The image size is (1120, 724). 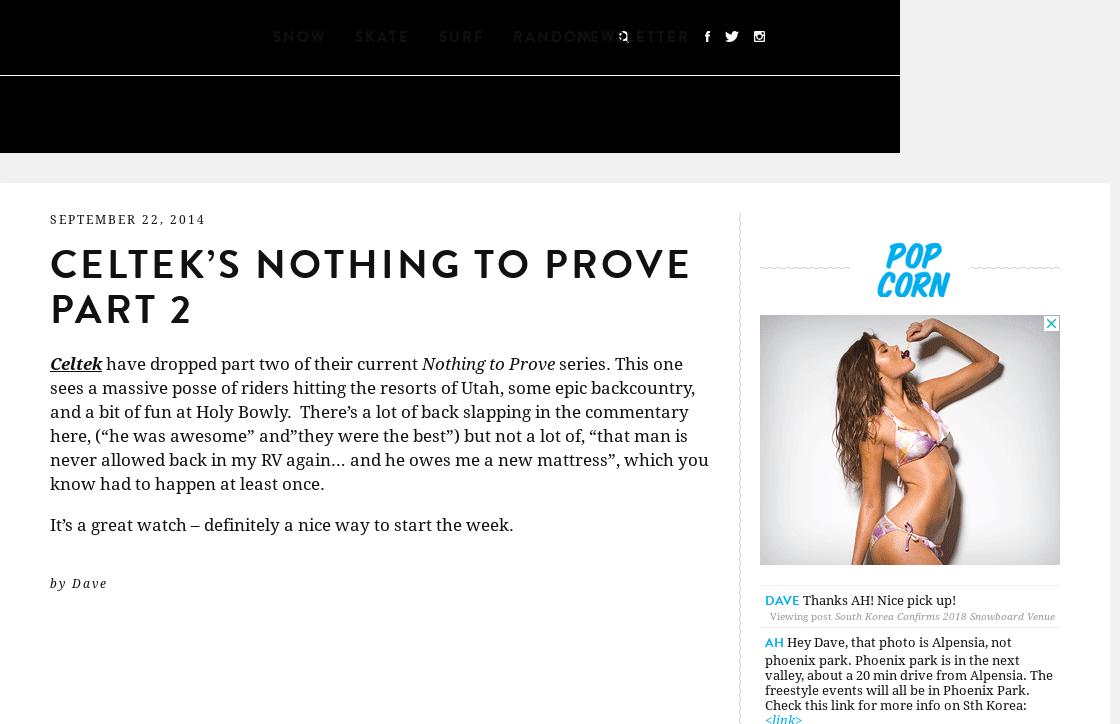 I want to click on 'Celtek', so click(x=76, y=364).